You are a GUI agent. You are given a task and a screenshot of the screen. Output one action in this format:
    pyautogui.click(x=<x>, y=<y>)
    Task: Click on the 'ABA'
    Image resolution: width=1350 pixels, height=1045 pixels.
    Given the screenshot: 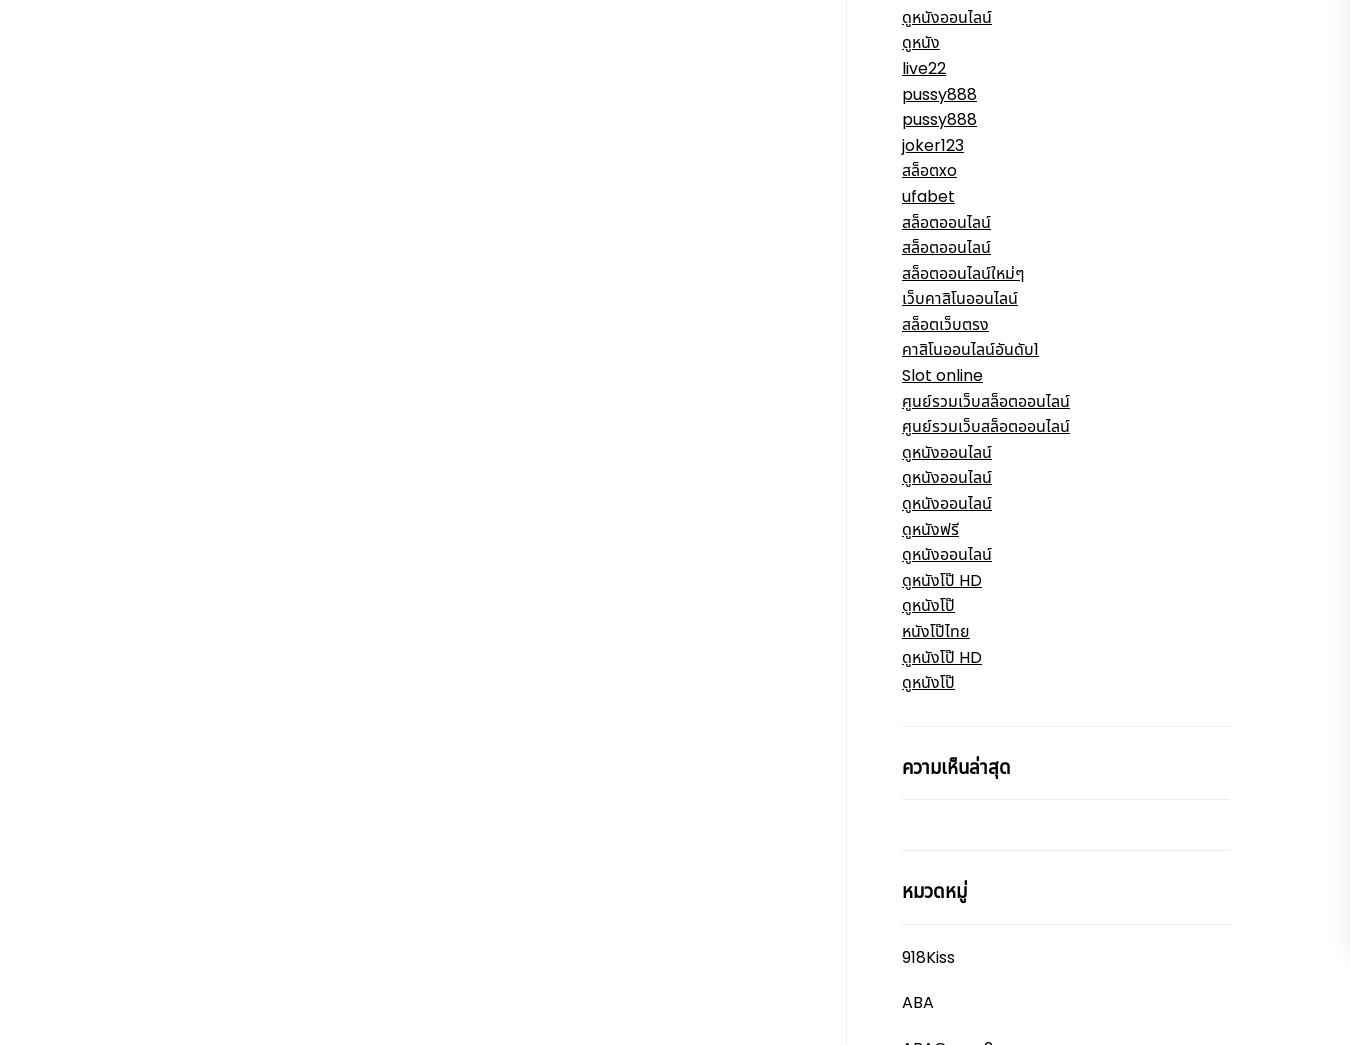 What is the action you would take?
    pyautogui.click(x=917, y=1002)
    